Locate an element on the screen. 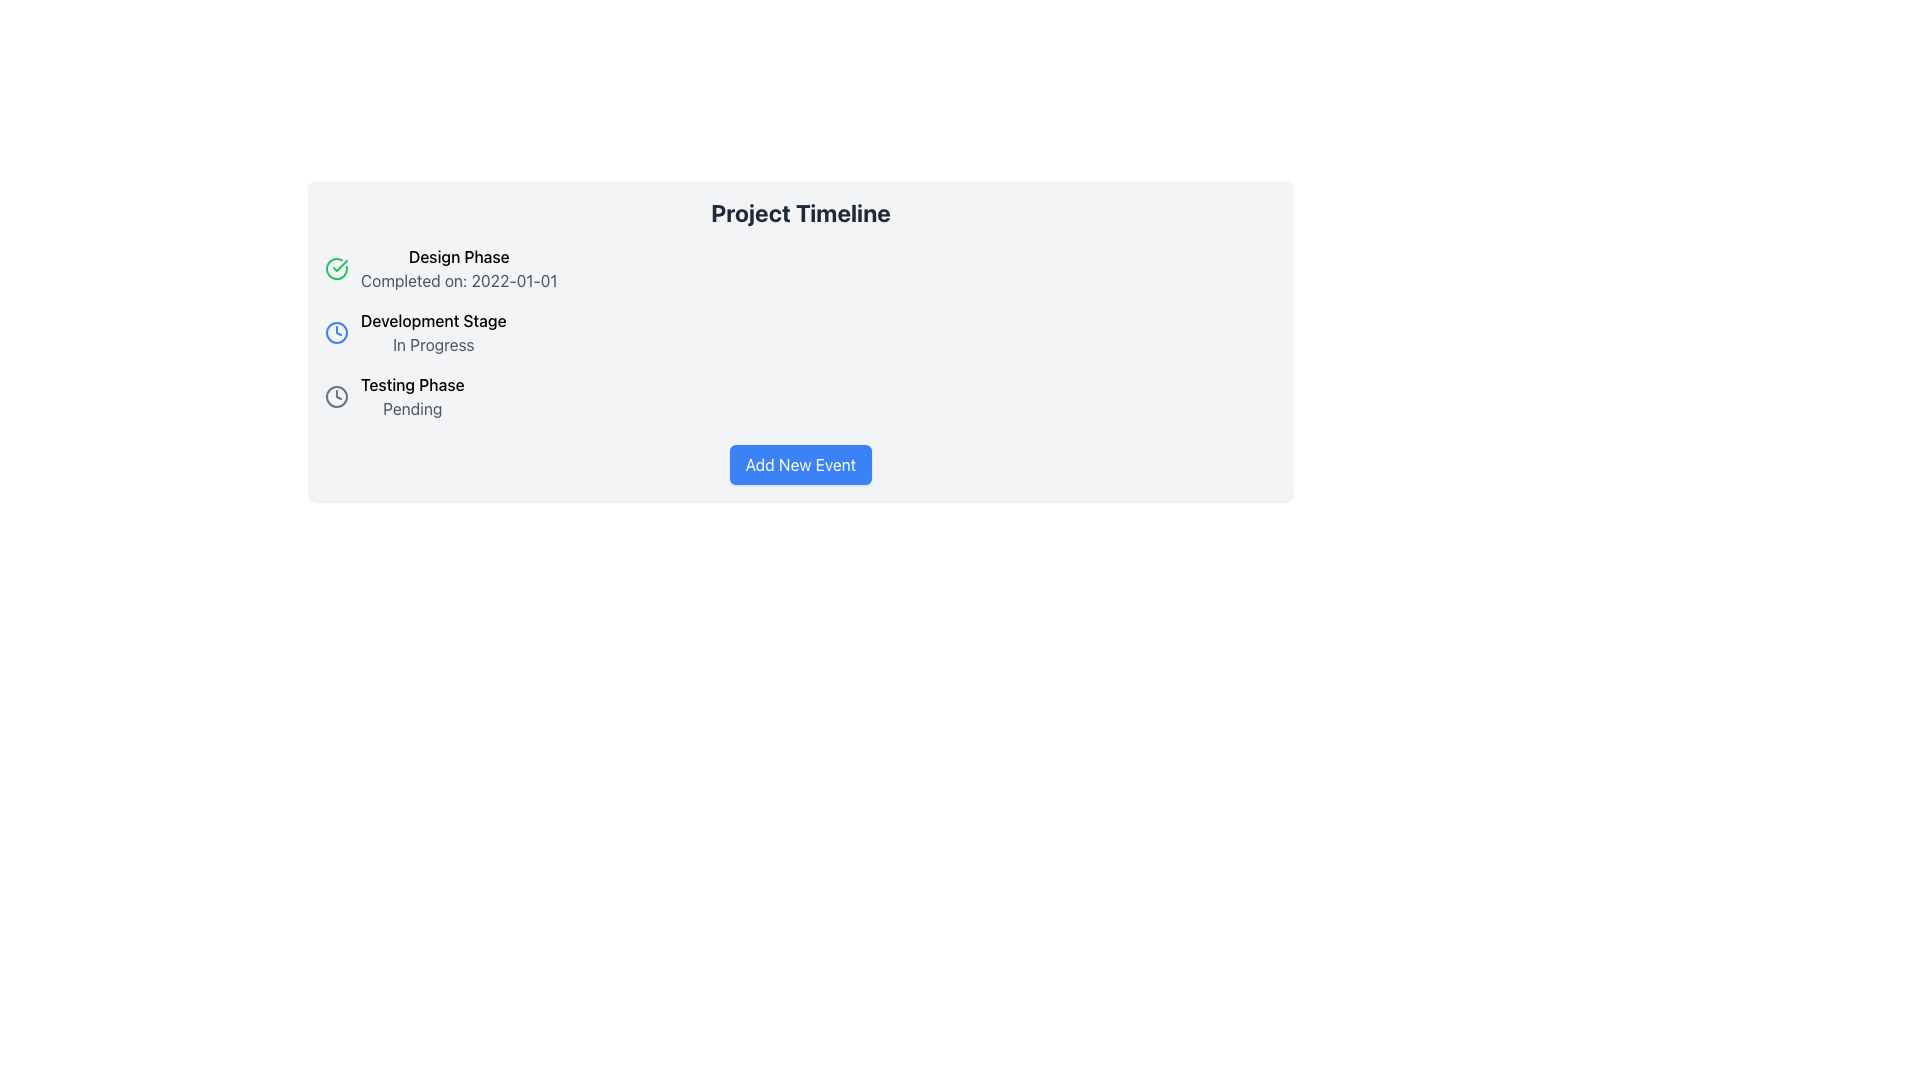  the static informational component that indicates the completion status of the design phase in the project timeline, located at the top of the list is located at coordinates (801, 268).